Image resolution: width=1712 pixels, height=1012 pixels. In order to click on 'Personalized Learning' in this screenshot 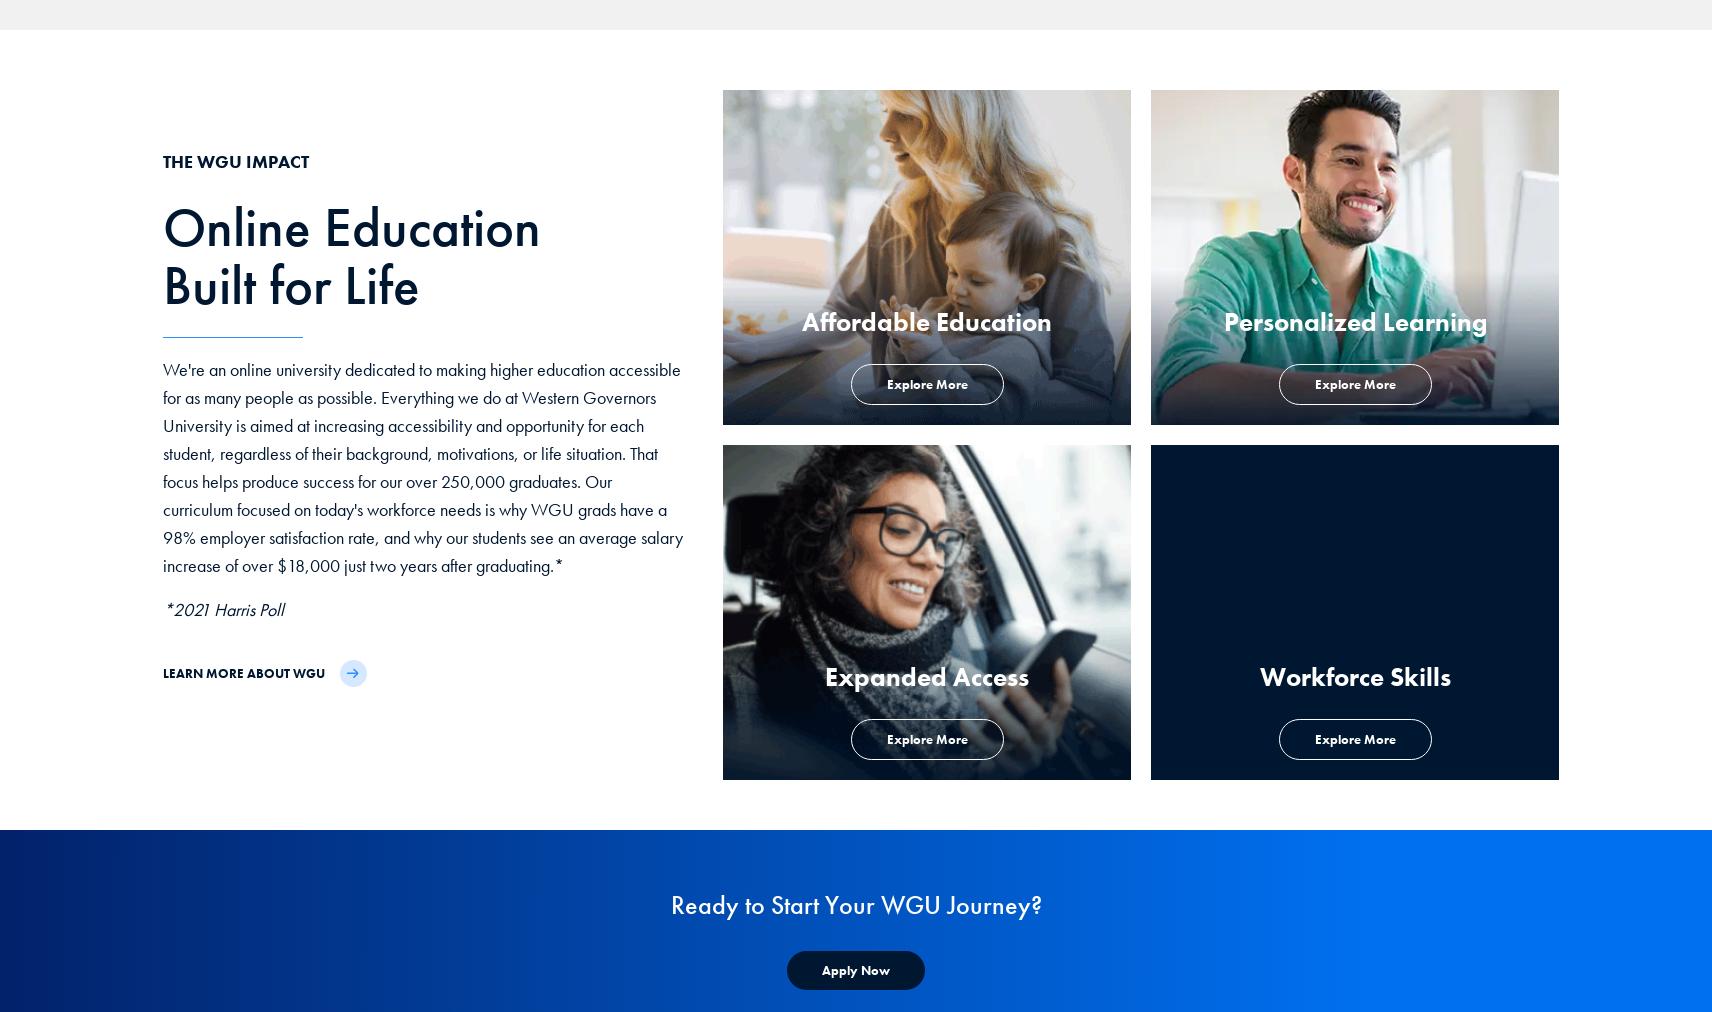, I will do `click(1353, 321)`.